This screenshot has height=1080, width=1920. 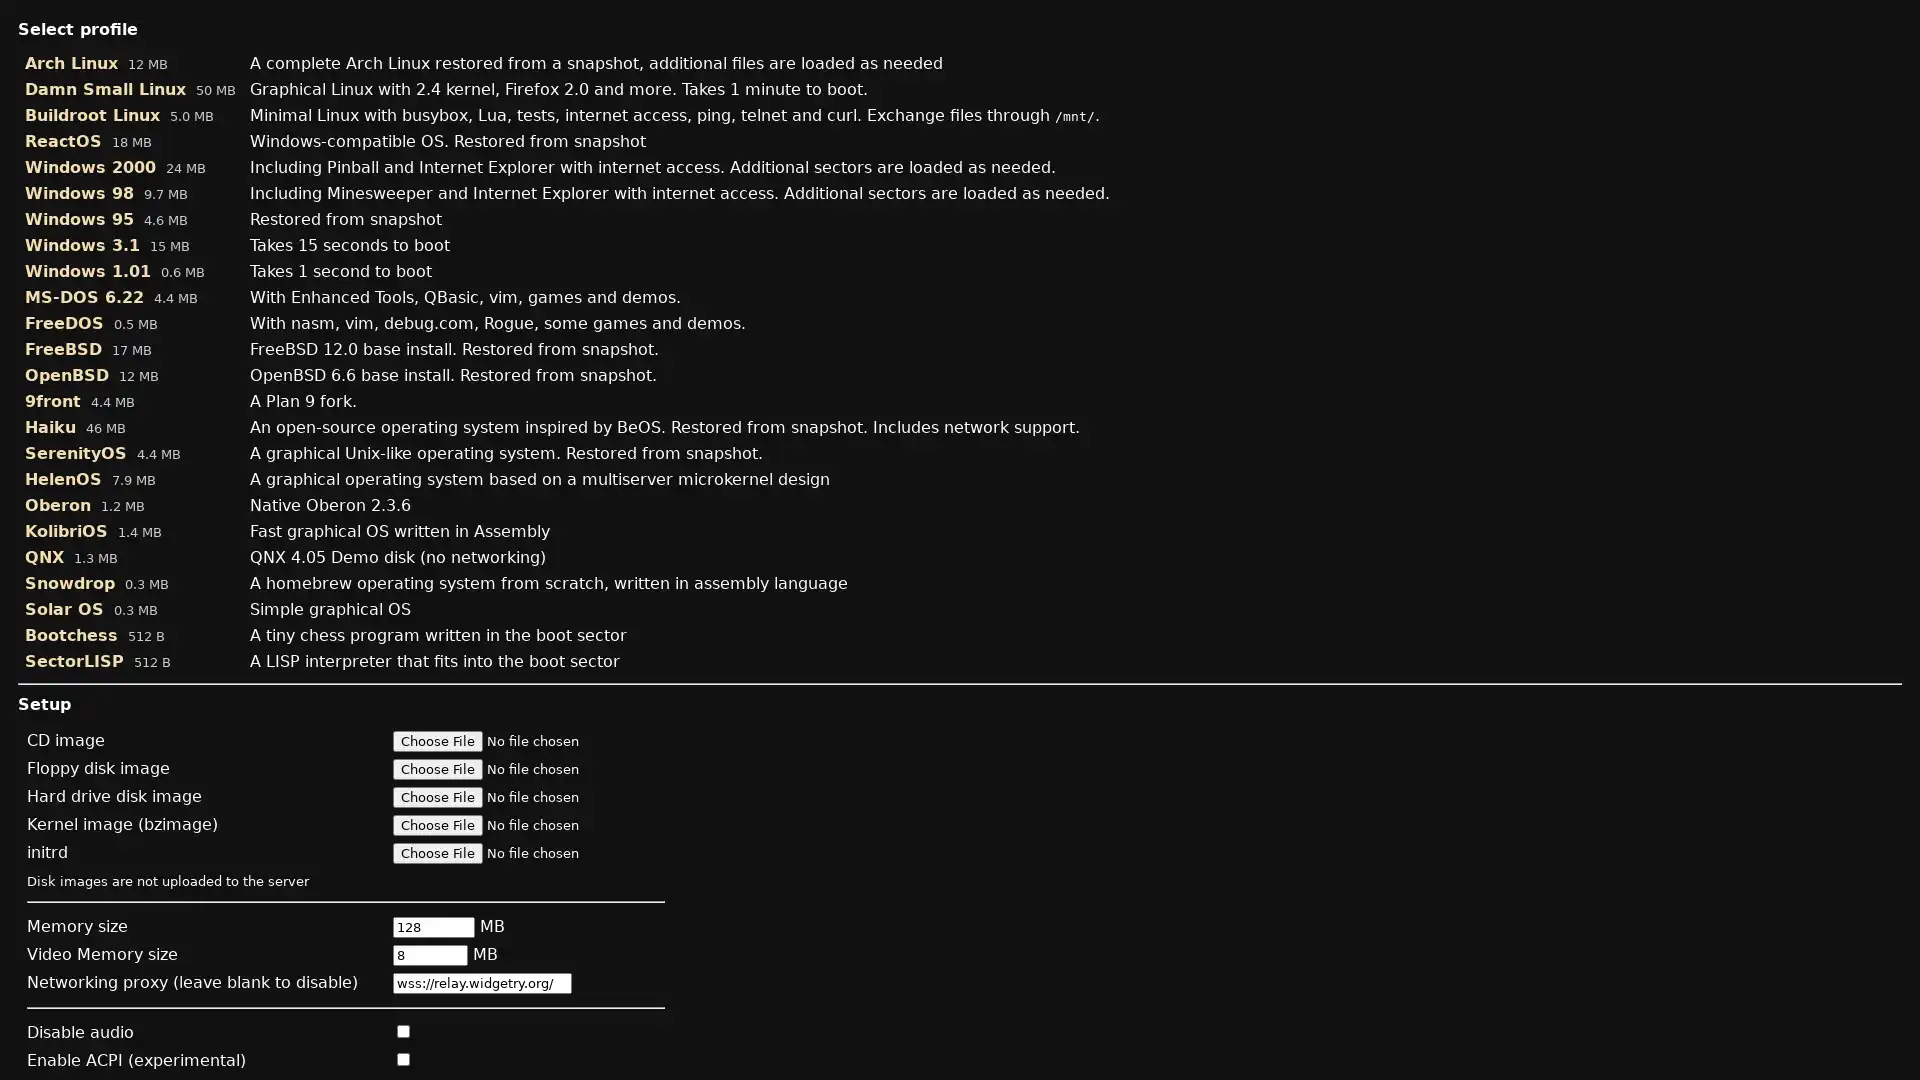 What do you see at coordinates (436, 768) in the screenshot?
I see `Choose File` at bounding box center [436, 768].